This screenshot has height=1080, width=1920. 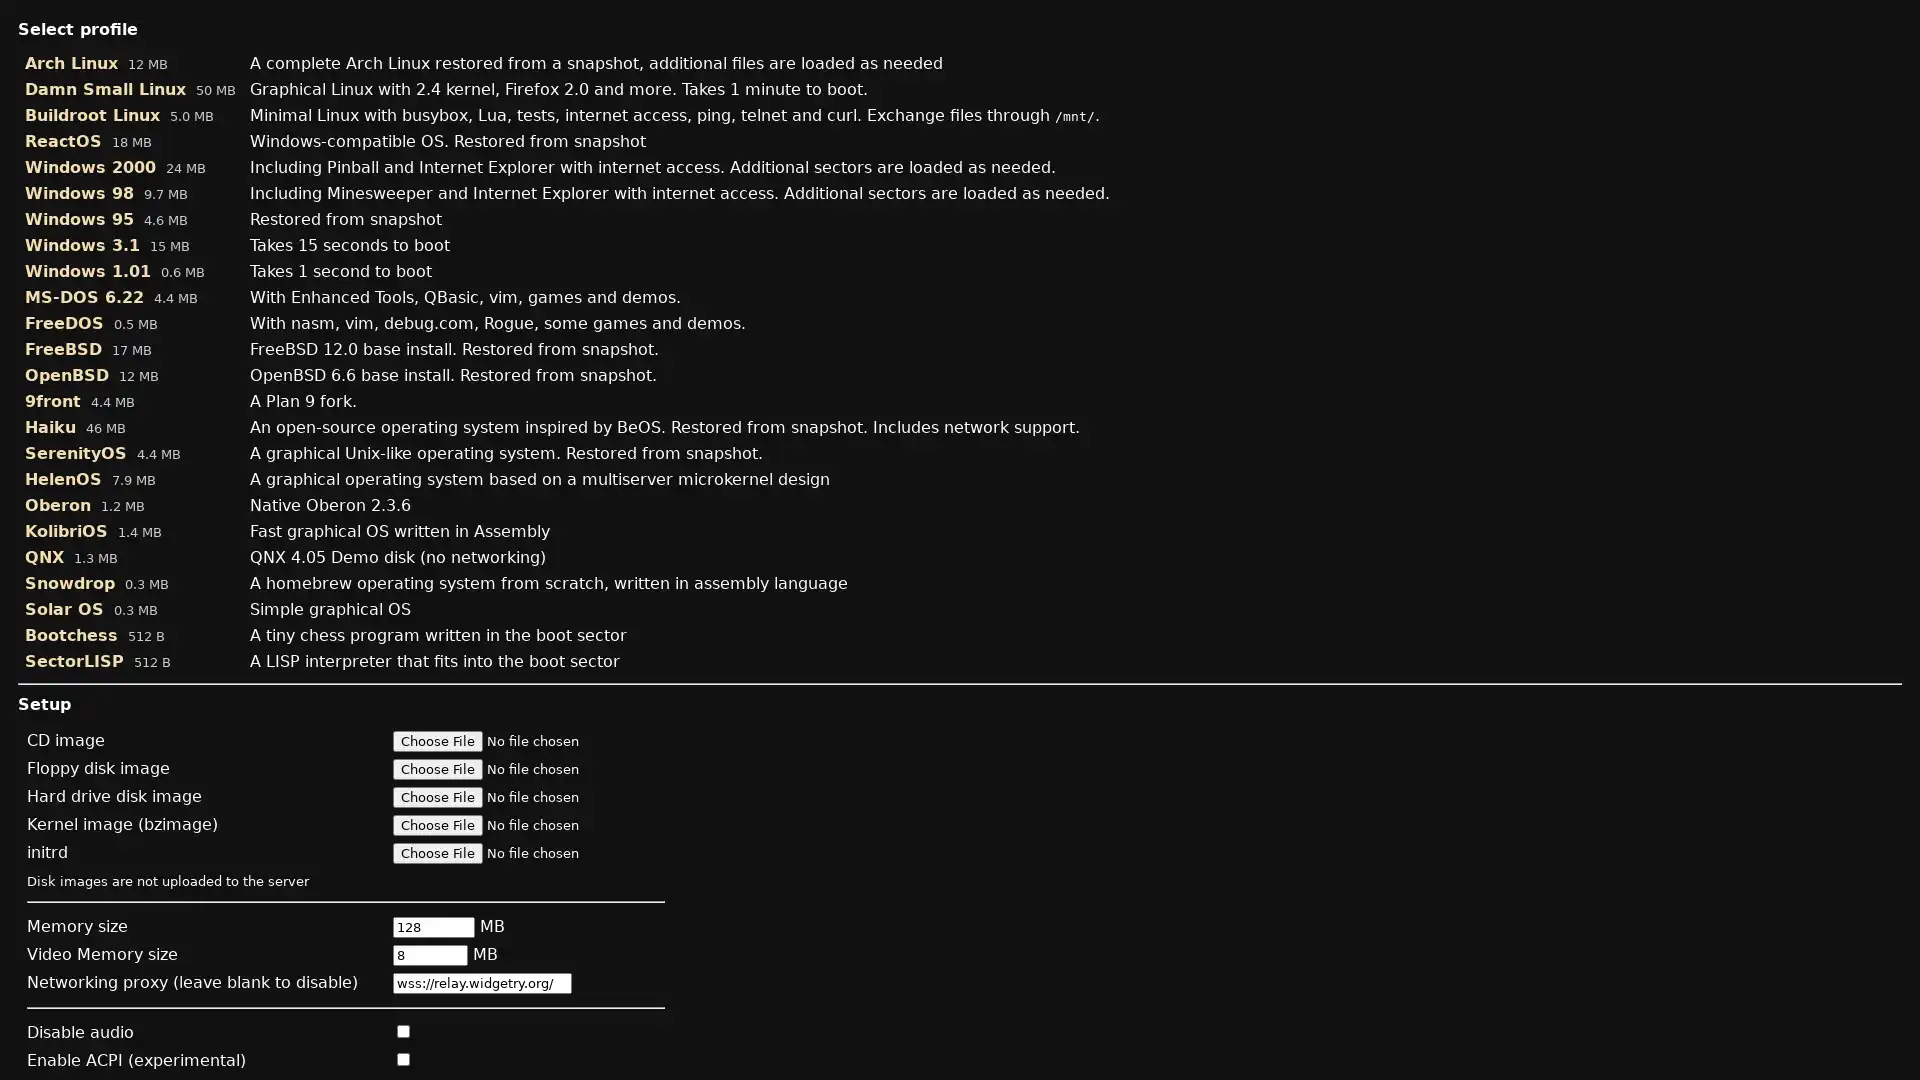 What do you see at coordinates (436, 768) in the screenshot?
I see `Choose File` at bounding box center [436, 768].